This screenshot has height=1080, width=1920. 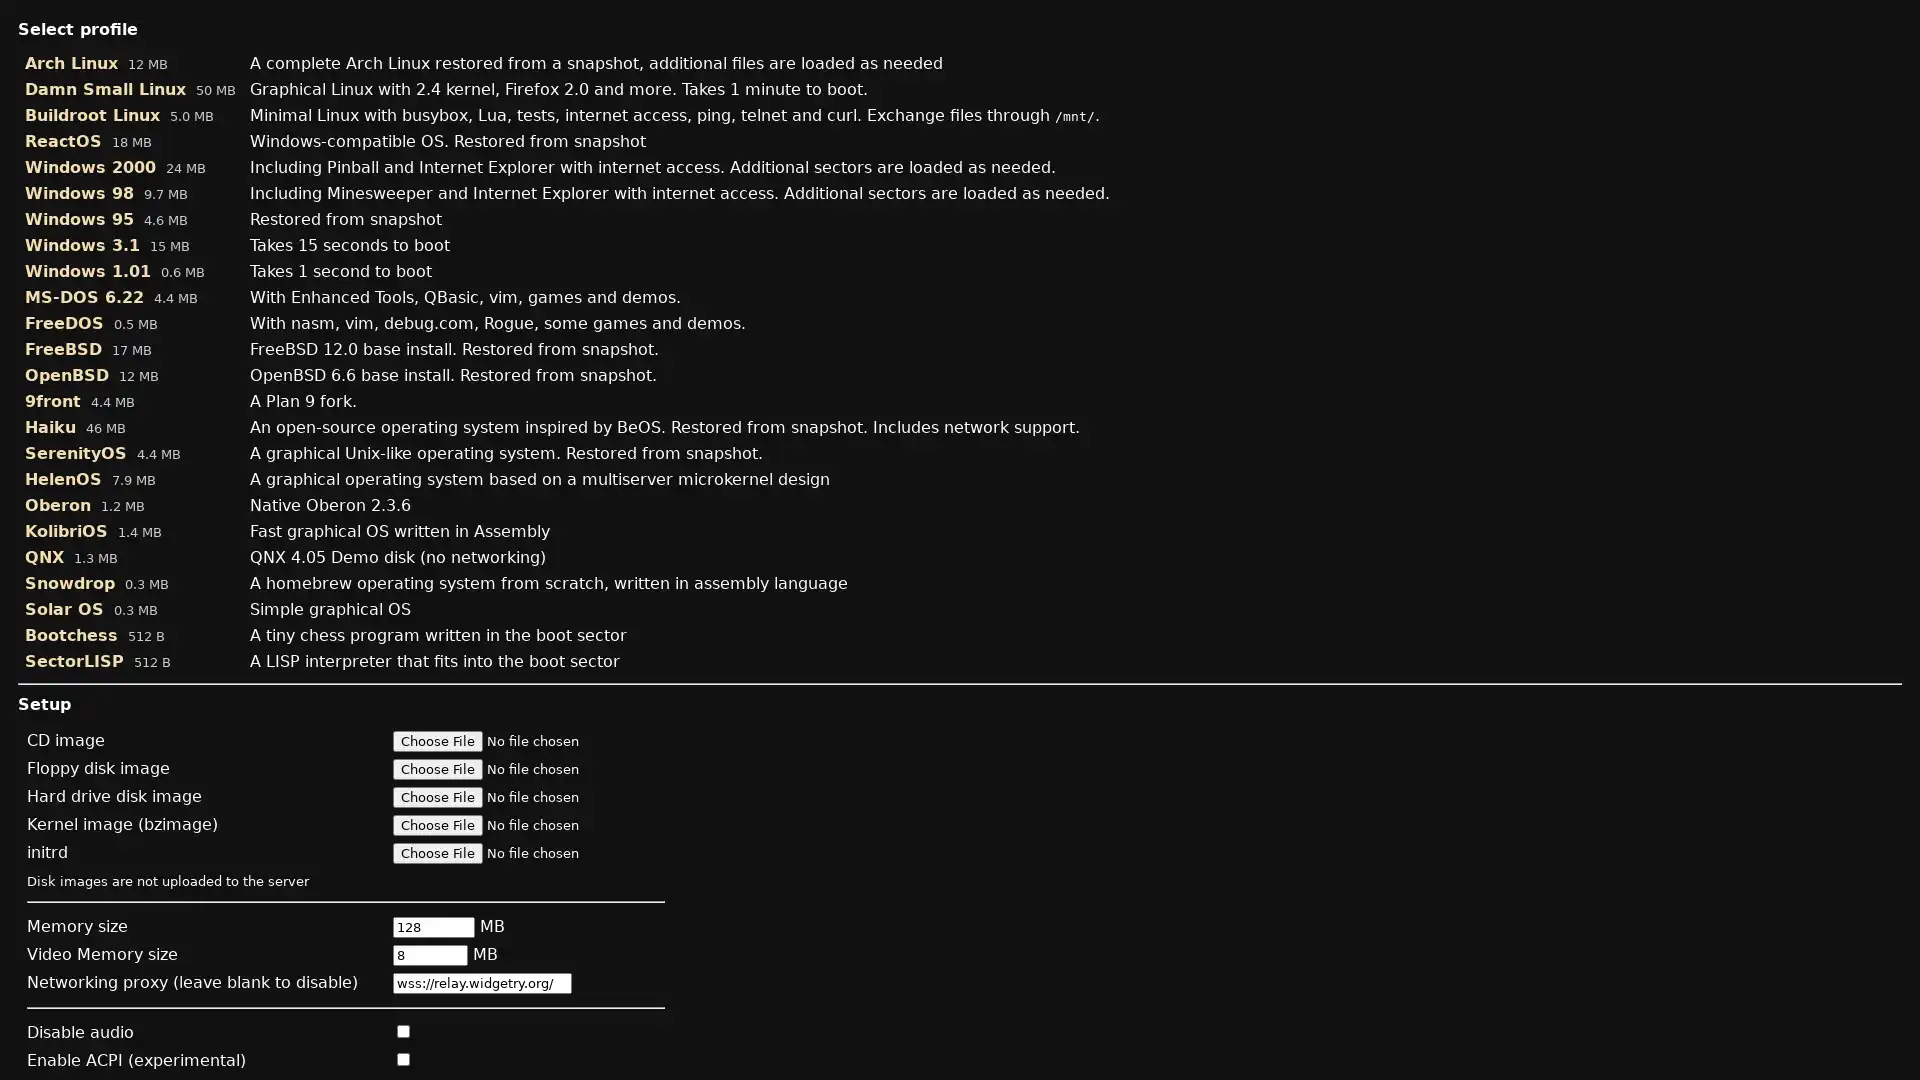 What do you see at coordinates (436, 768) in the screenshot?
I see `Choose File` at bounding box center [436, 768].